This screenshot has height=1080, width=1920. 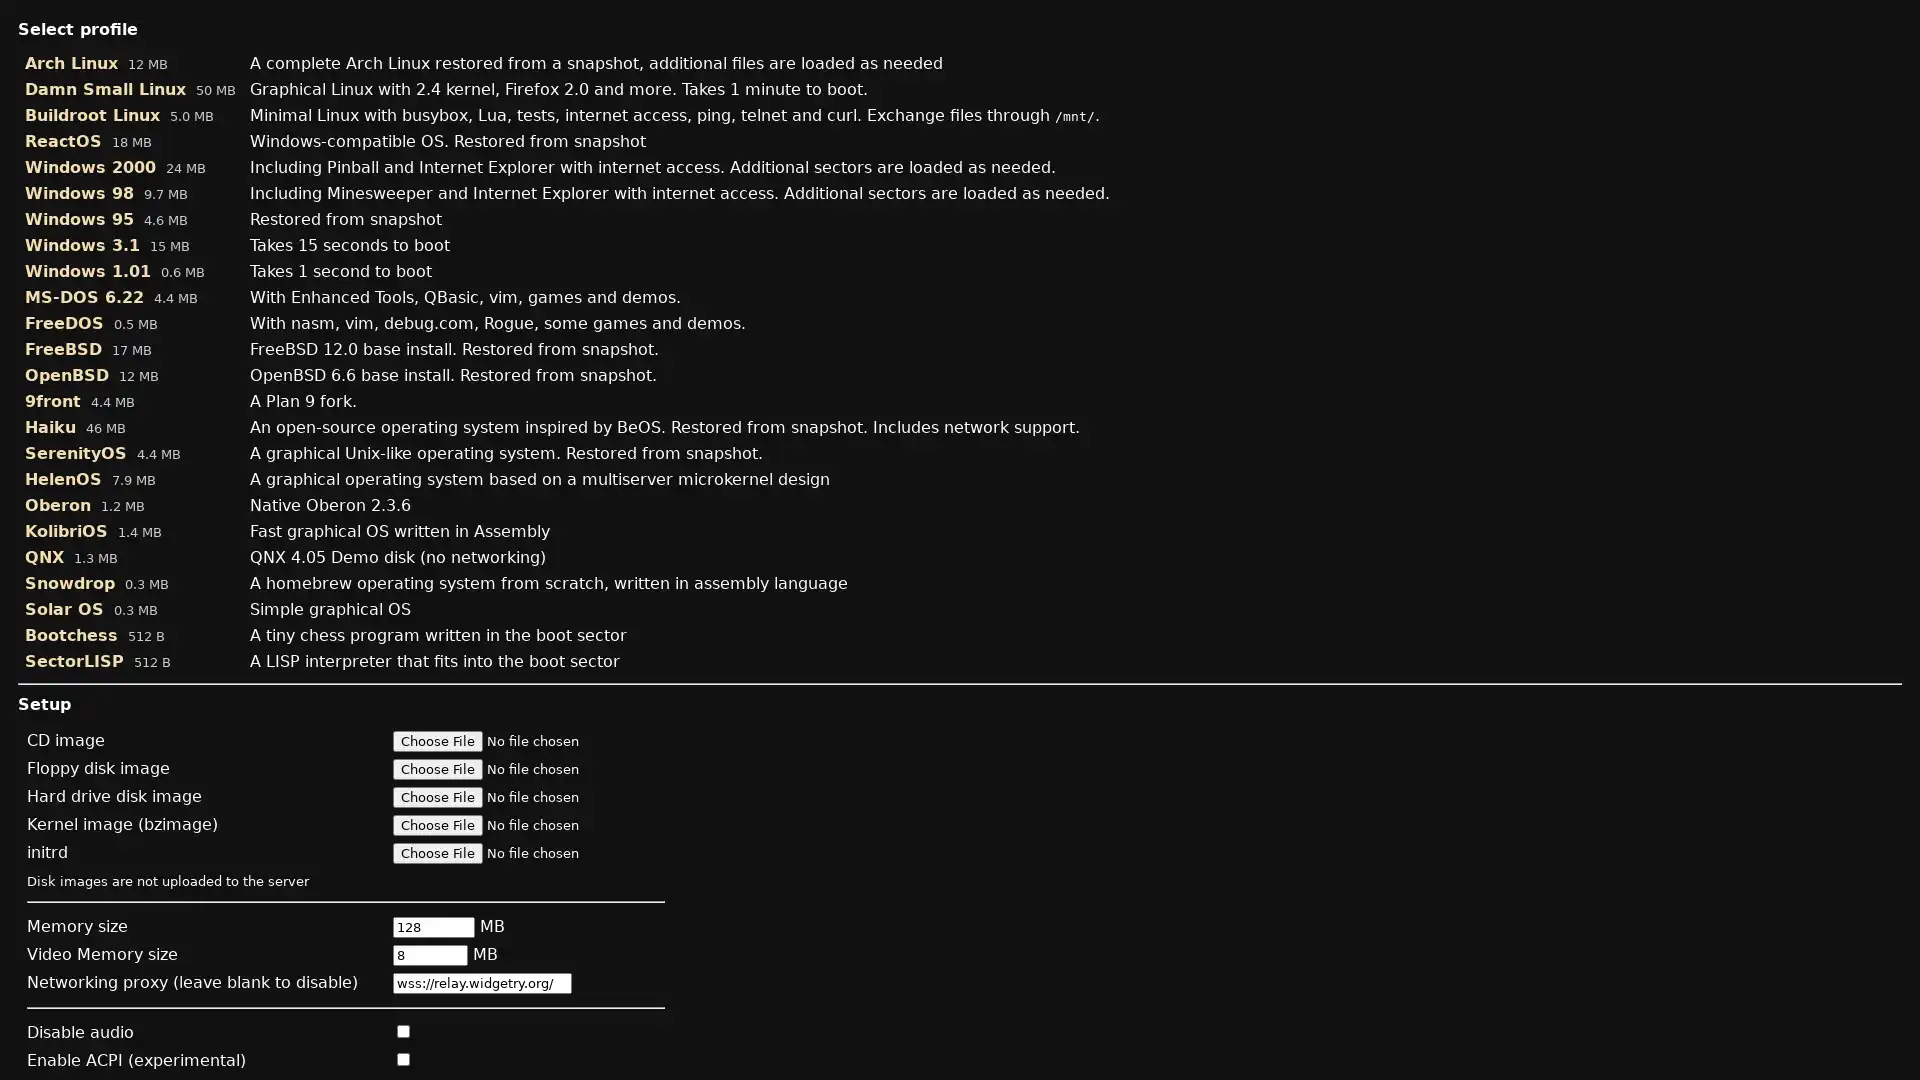 What do you see at coordinates (436, 768) in the screenshot?
I see `Choose File` at bounding box center [436, 768].